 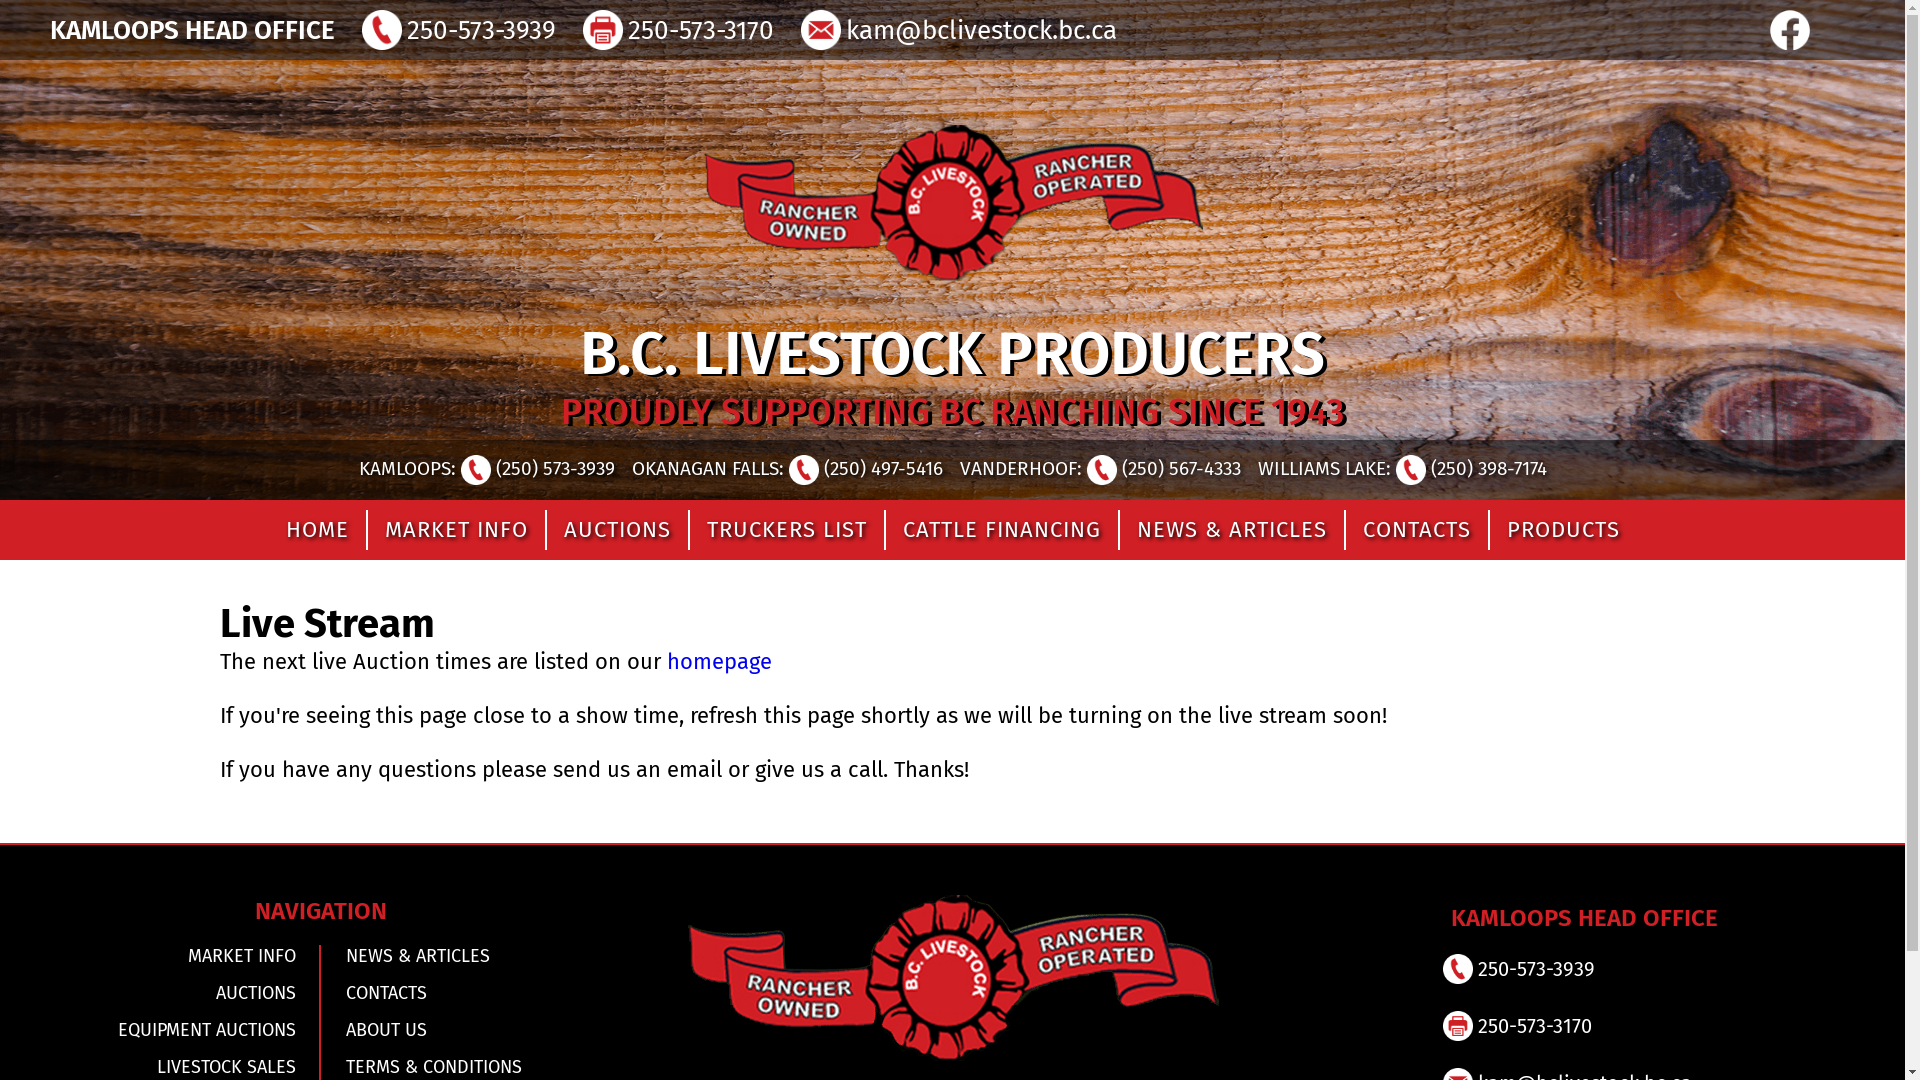 I want to click on '(250) 398-7174', so click(x=1471, y=468).